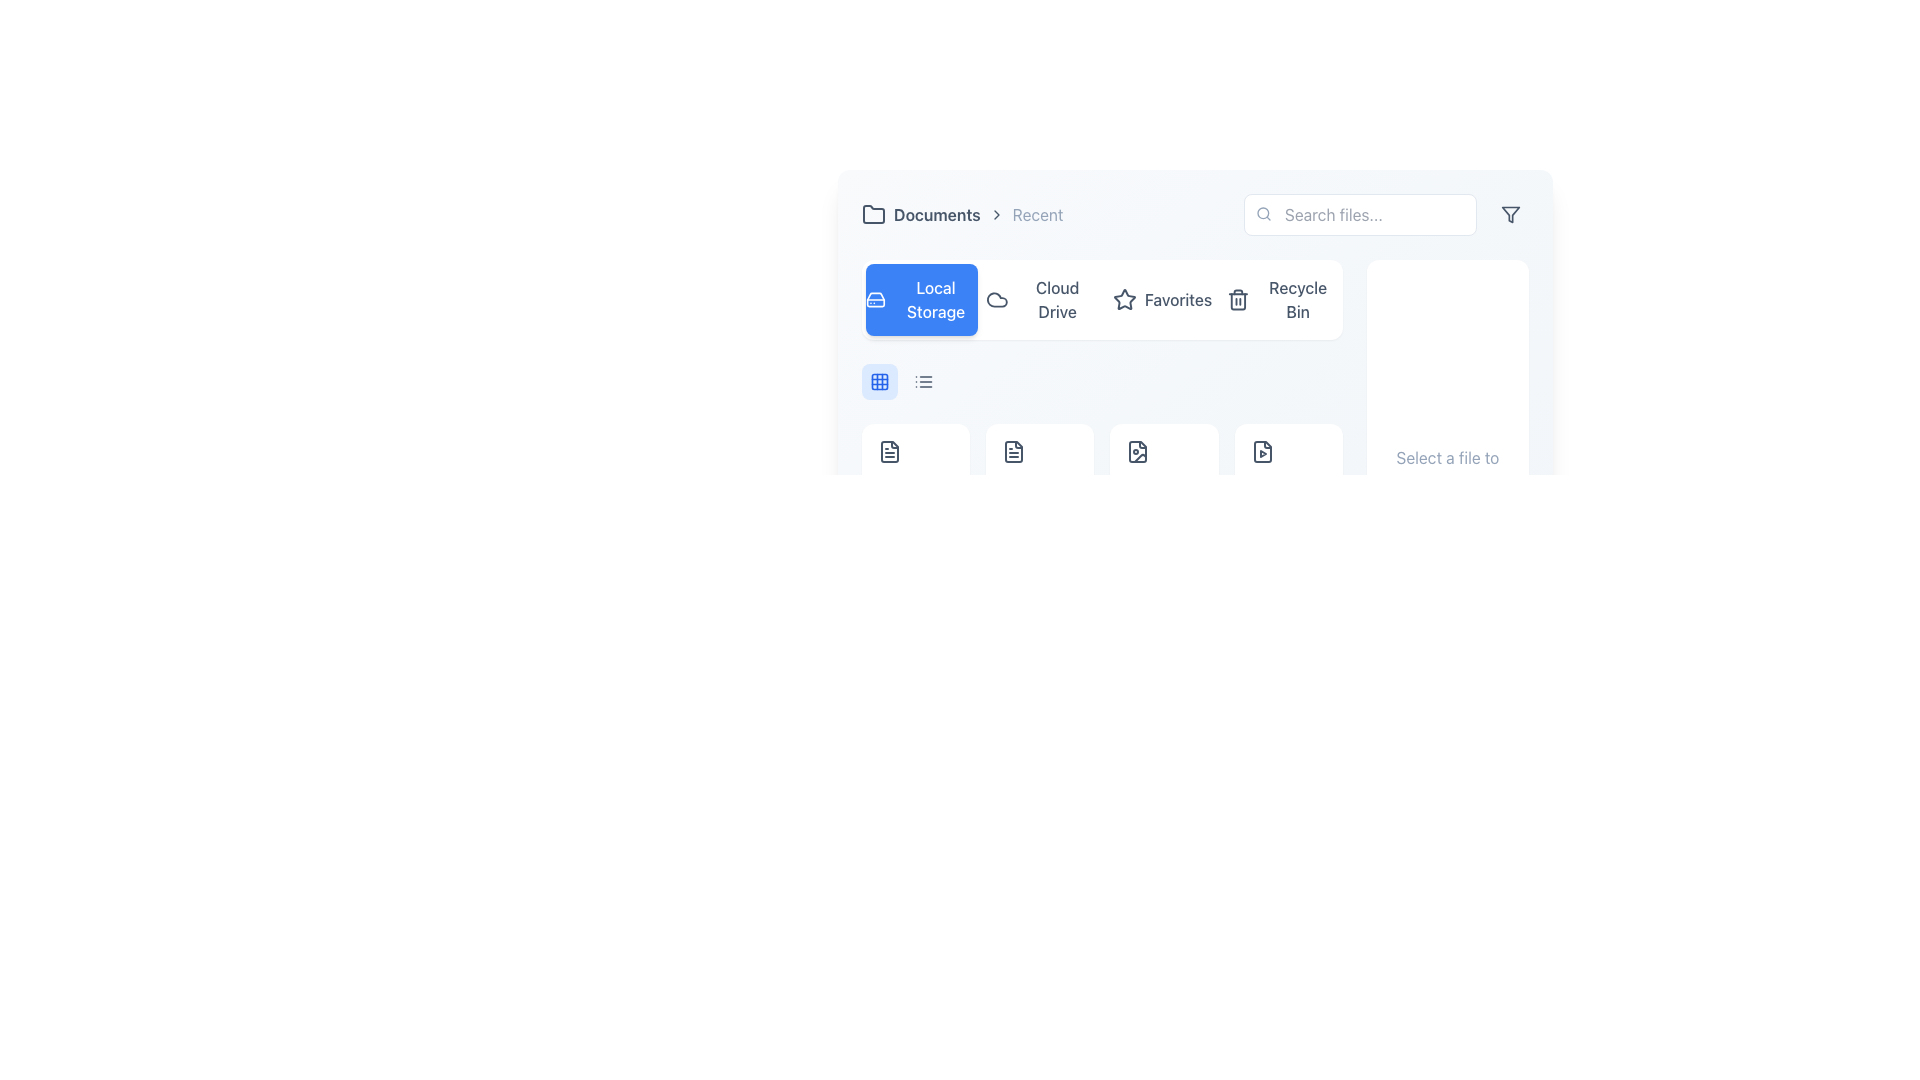  Describe the element at coordinates (915, 483) in the screenshot. I see `the File item card located at the top-left corner of the grid layout` at that location.